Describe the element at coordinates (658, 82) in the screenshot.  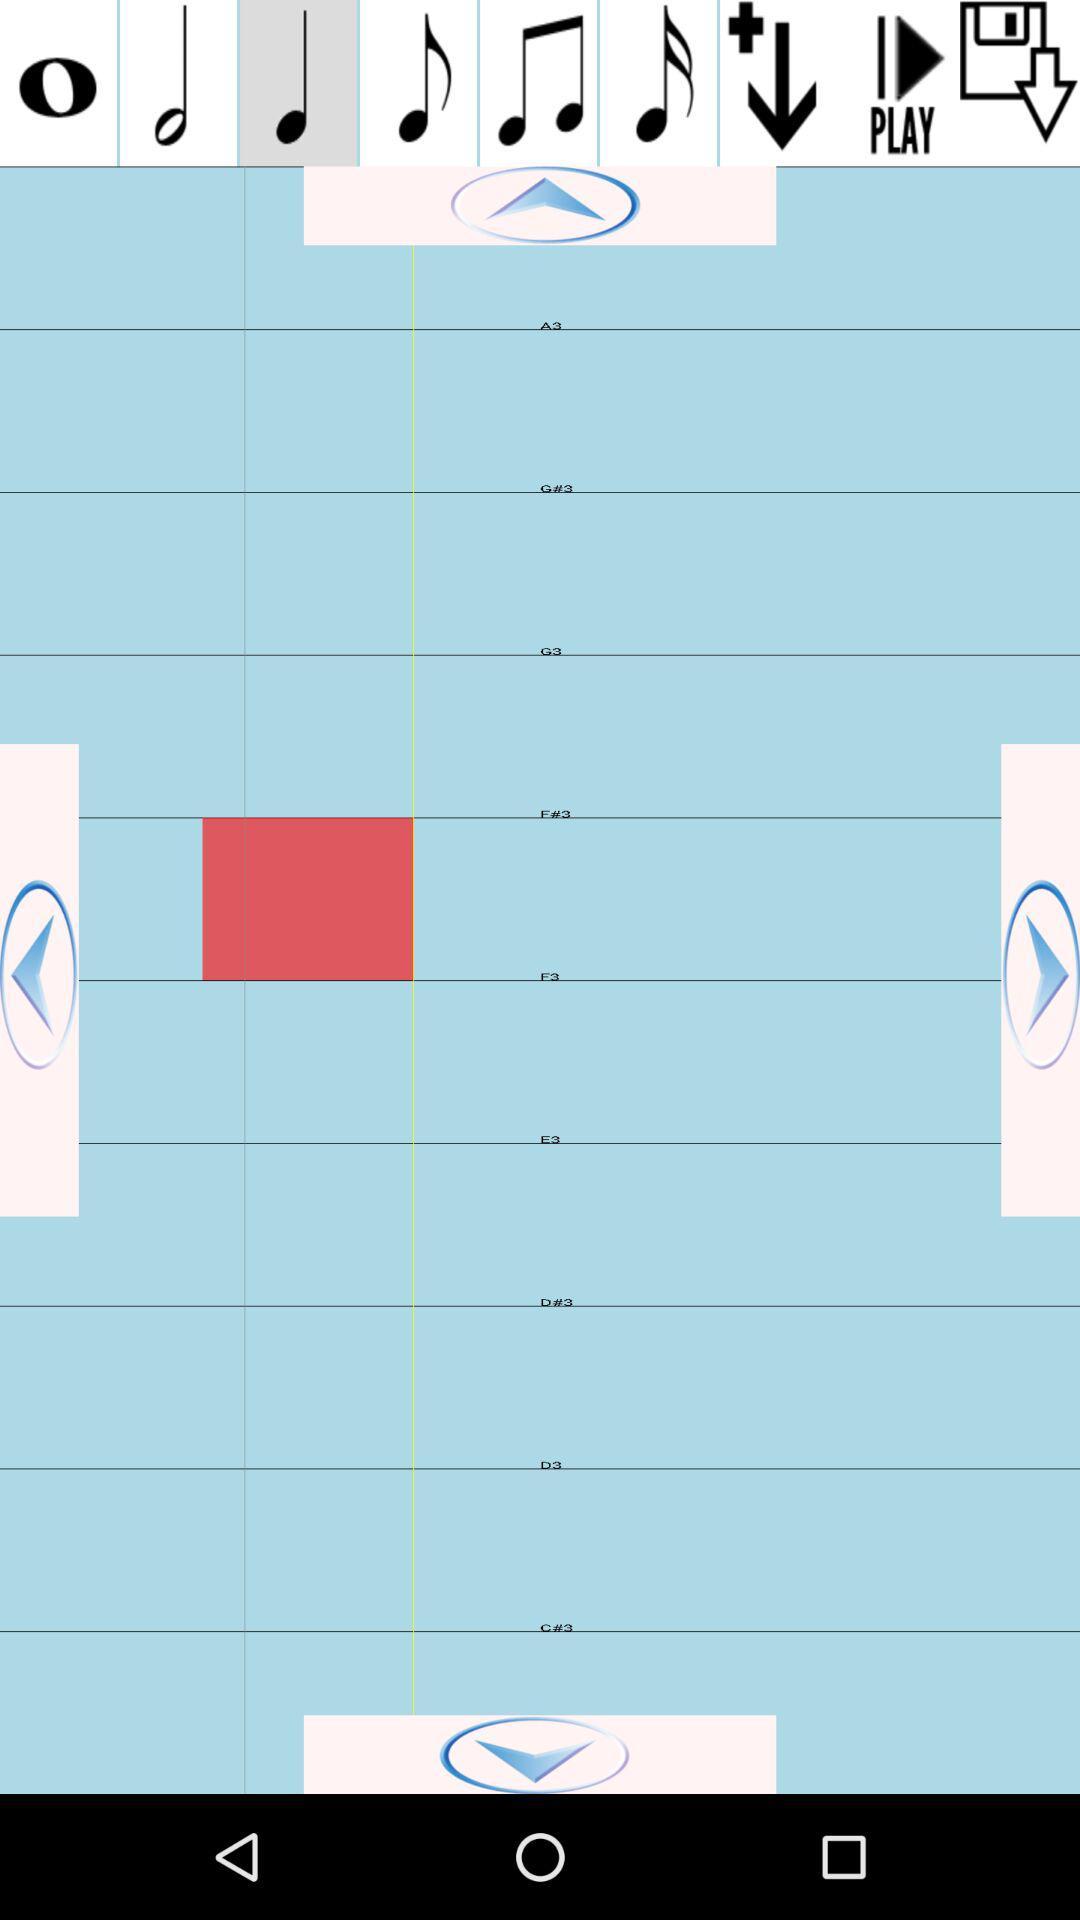
I see `musical note` at that location.